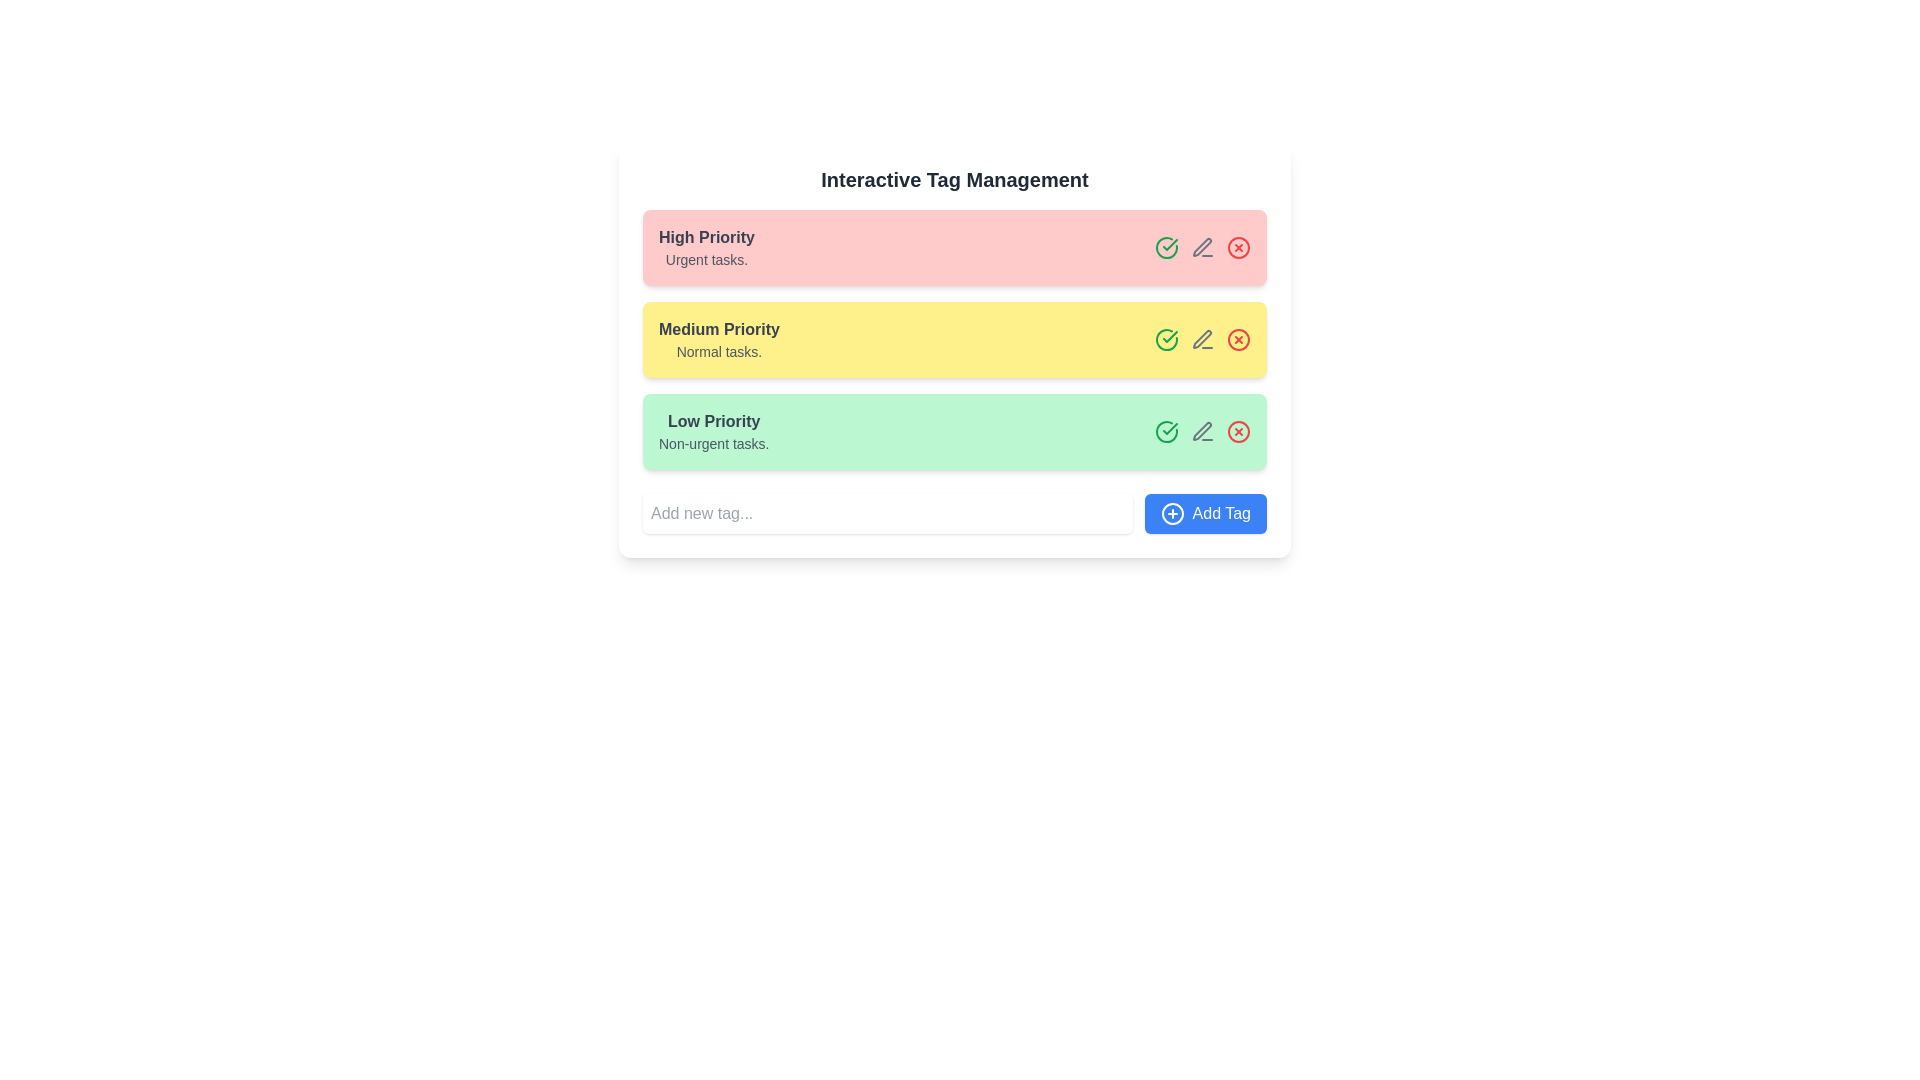  Describe the element at coordinates (1172, 512) in the screenshot. I see `the circular icon component representing a 'plus' symbol located at the center of the 'Add Tag' button in the bottom-right corner of the interface` at that location.